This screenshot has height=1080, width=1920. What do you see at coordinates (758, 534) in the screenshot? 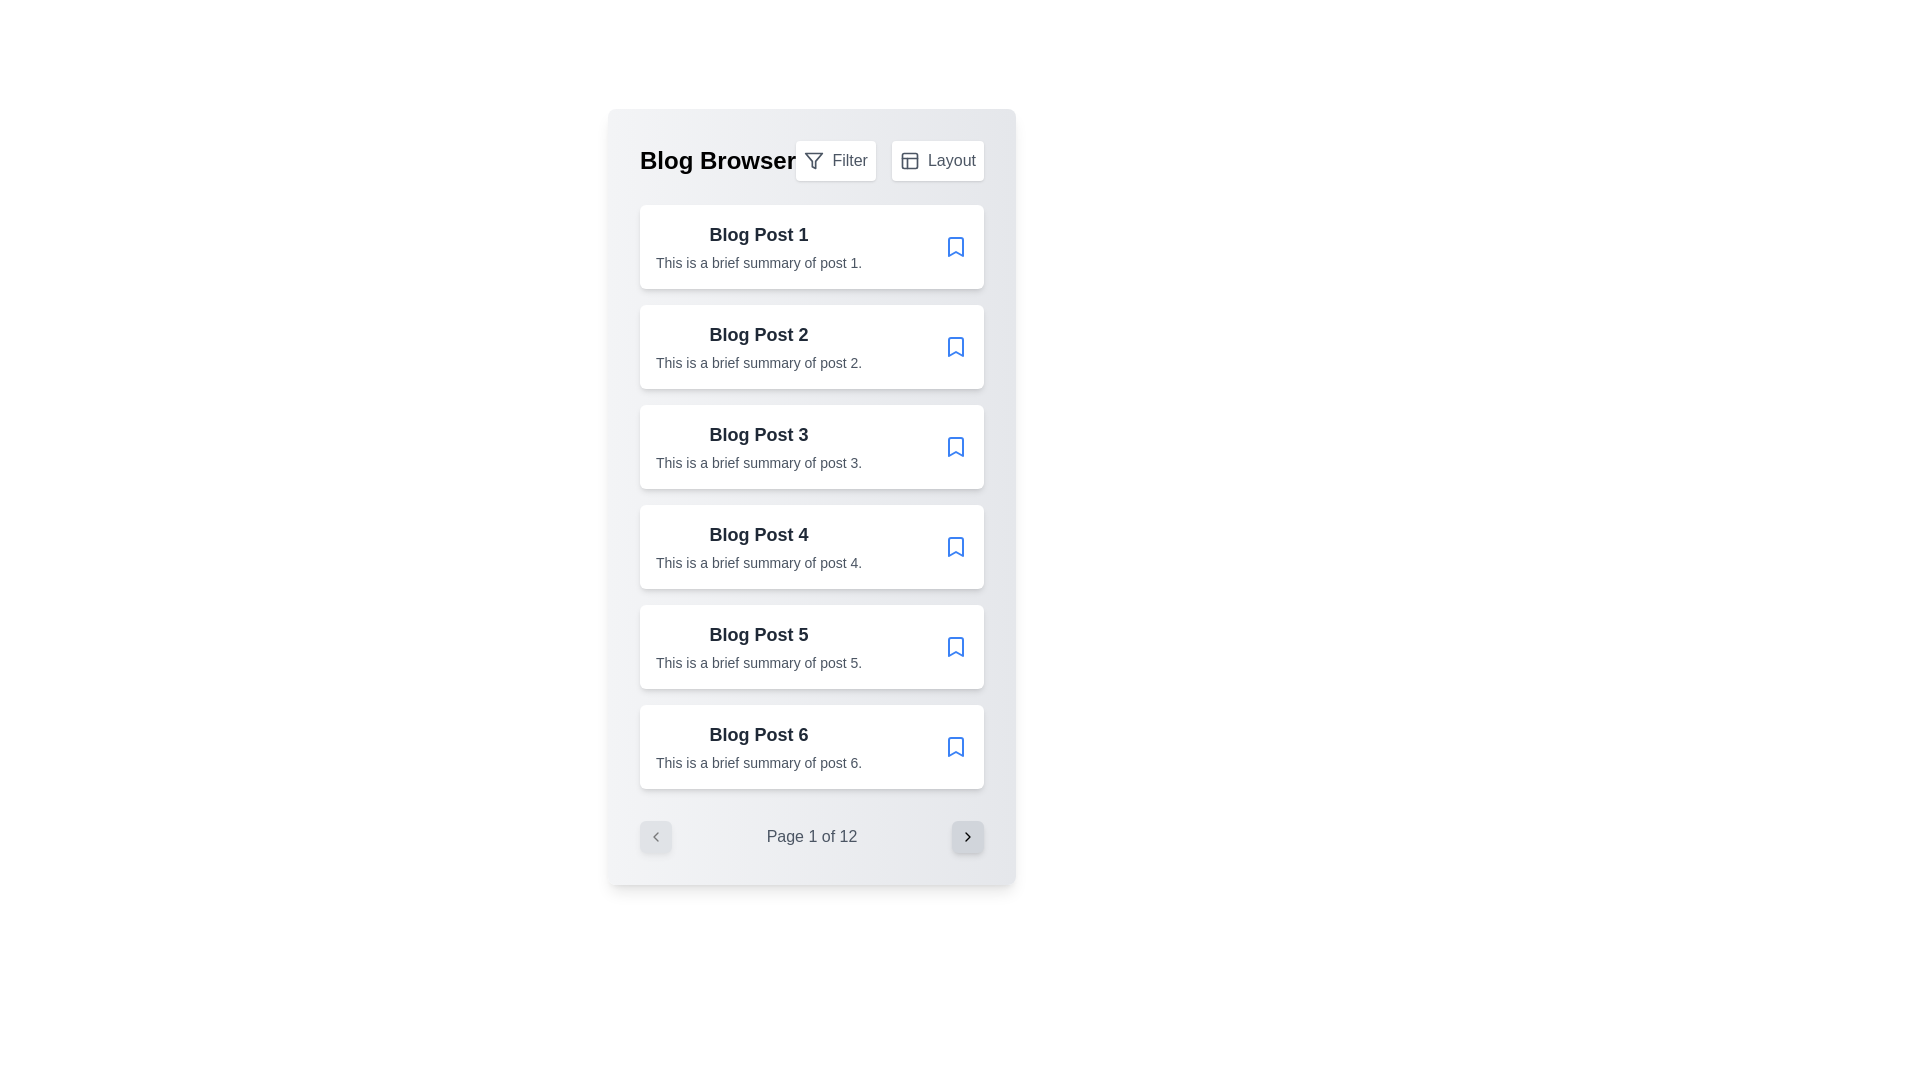
I see `the text label element titled 'Blog Post 4'` at bounding box center [758, 534].